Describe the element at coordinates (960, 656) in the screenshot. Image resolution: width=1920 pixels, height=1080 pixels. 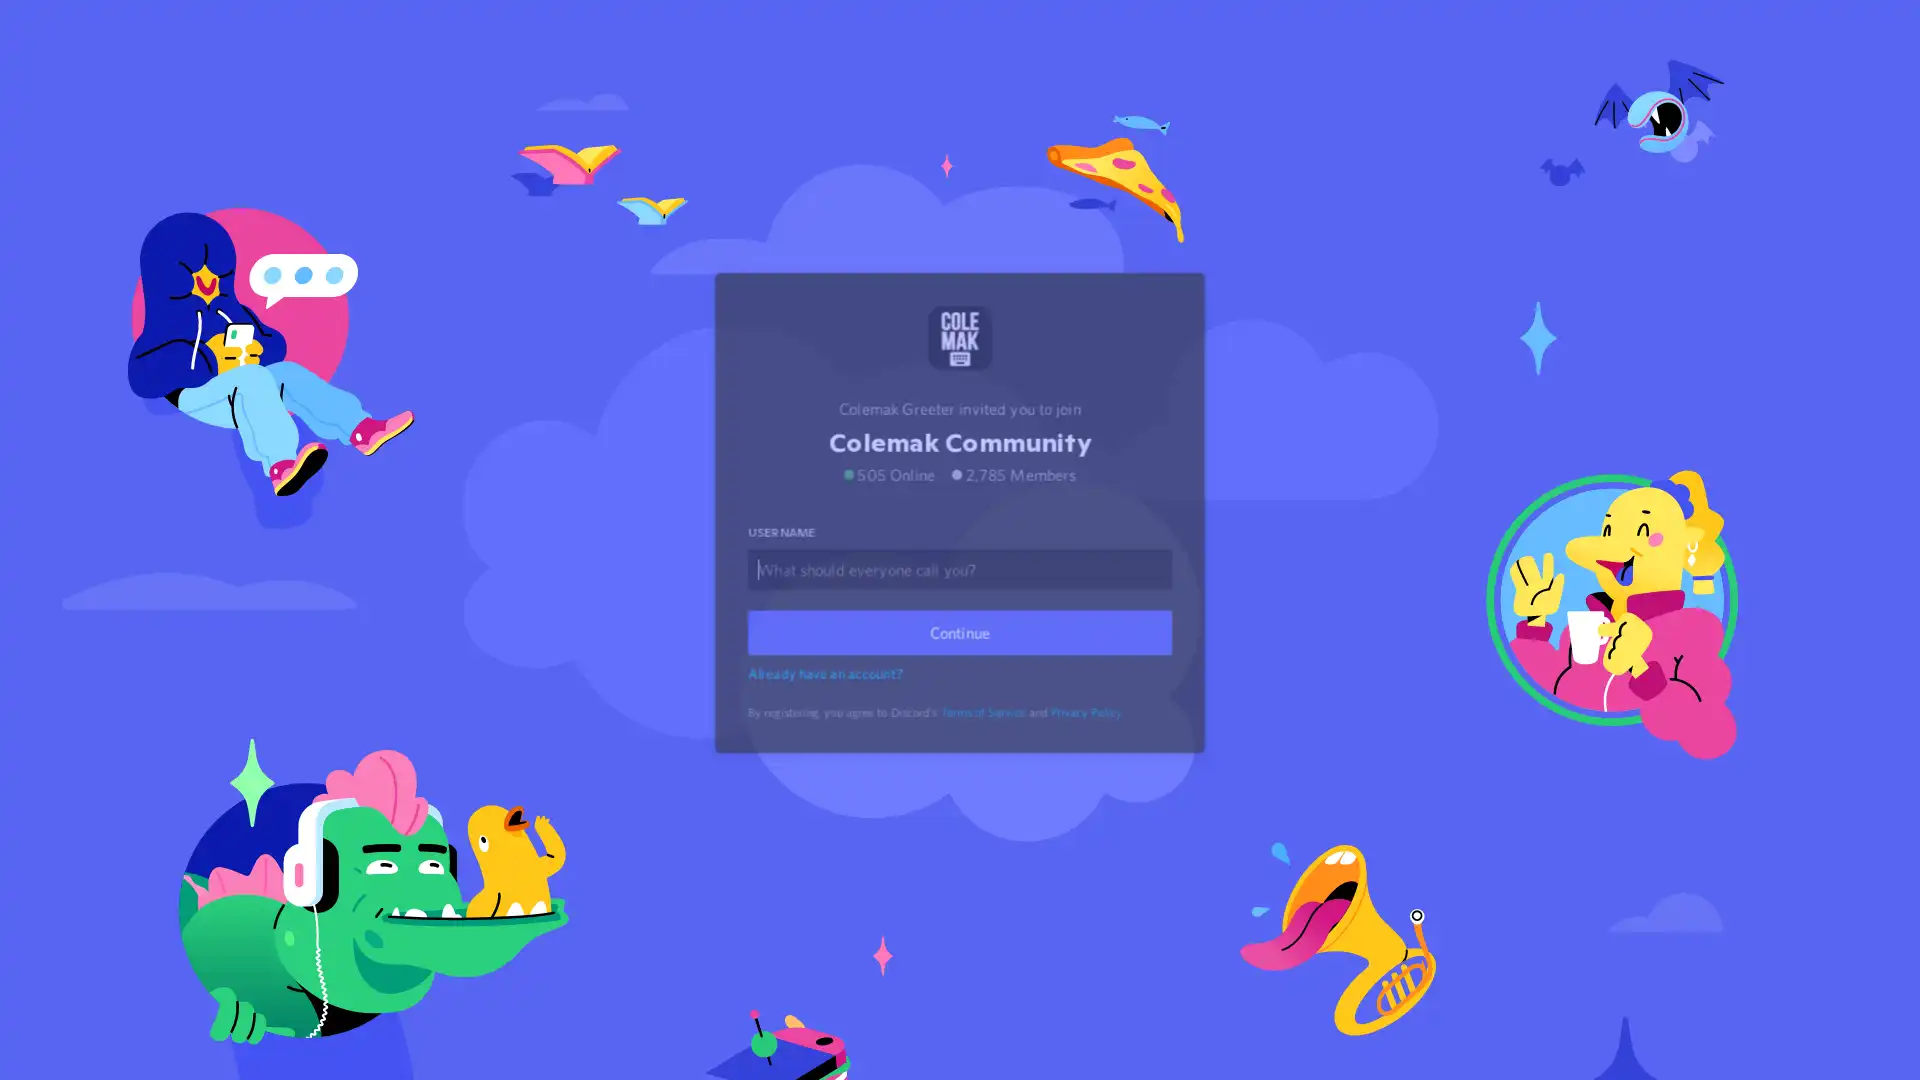
I see `Continue` at that location.